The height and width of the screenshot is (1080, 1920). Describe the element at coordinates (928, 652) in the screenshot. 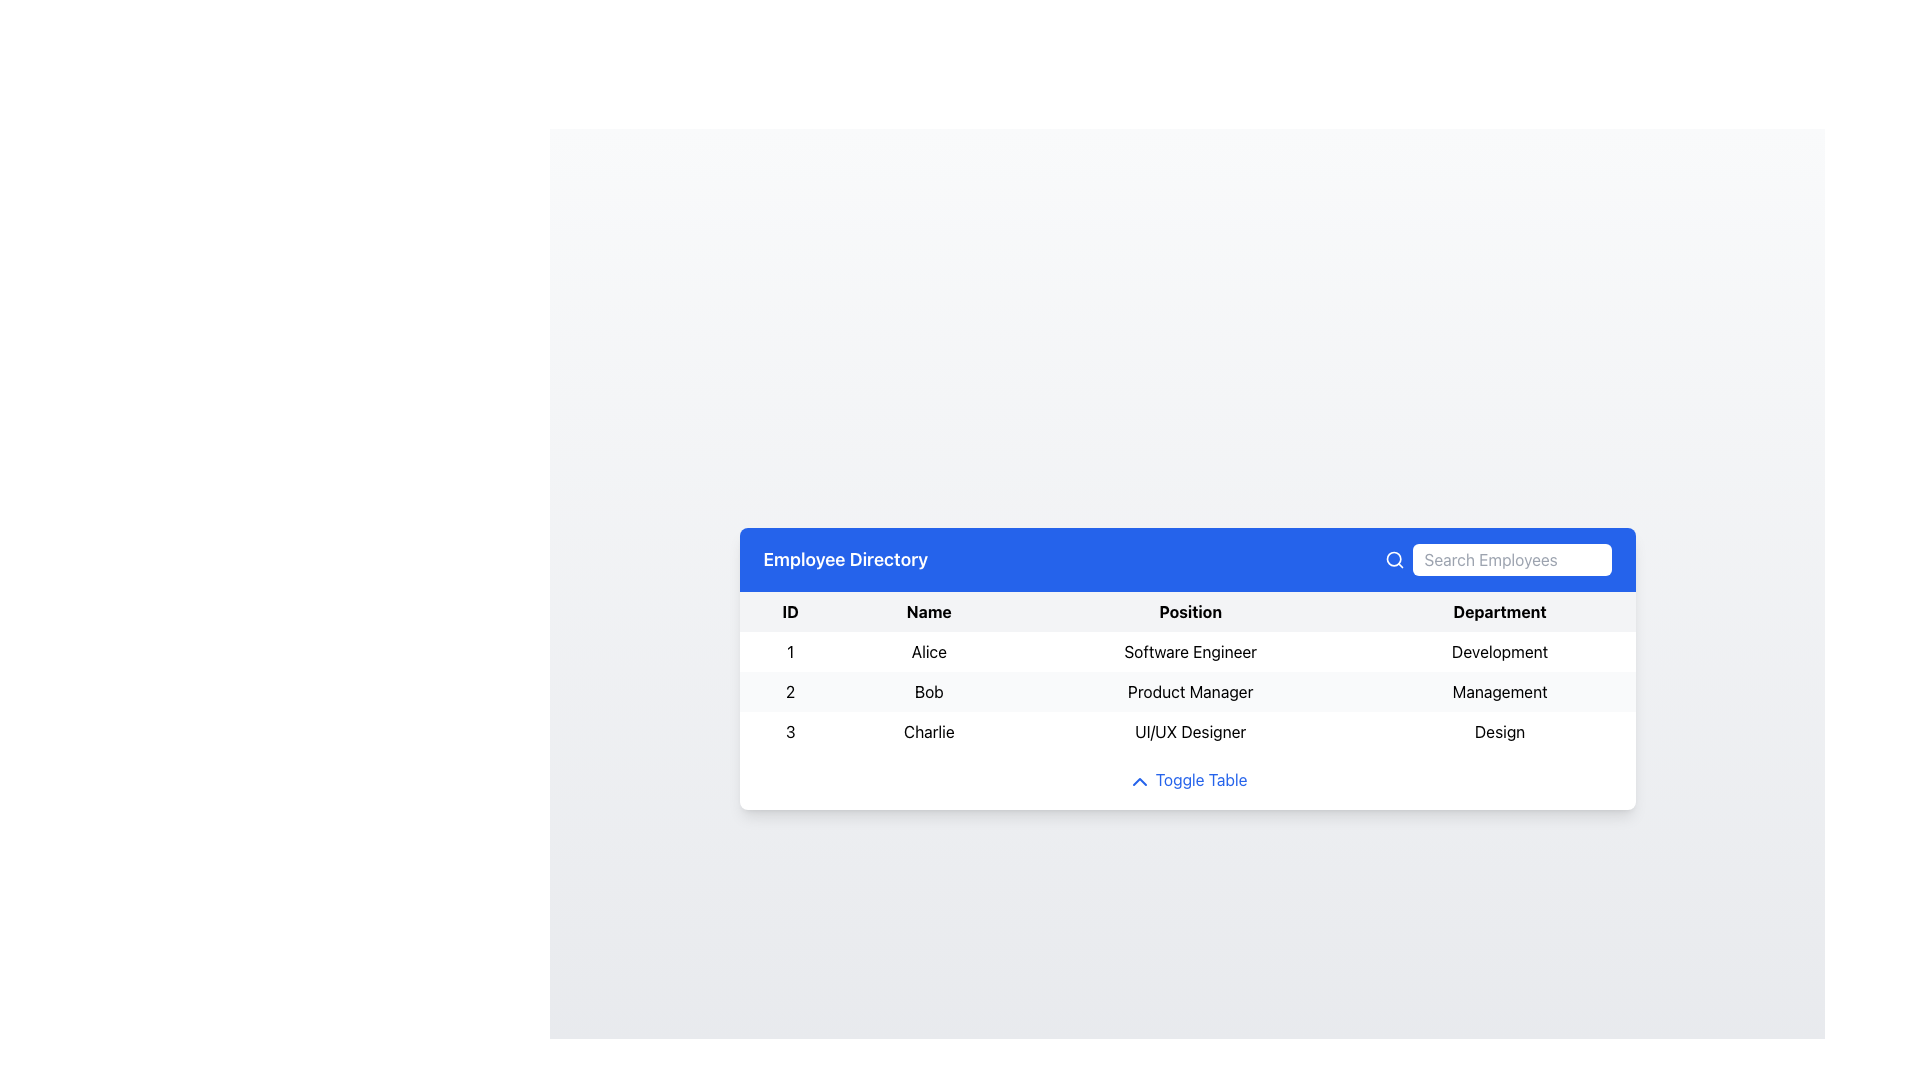

I see `text displayed in the label 'Alice', which is located in the second column of the first row of the 'Employee Directory' table under the 'Name' column header` at that location.